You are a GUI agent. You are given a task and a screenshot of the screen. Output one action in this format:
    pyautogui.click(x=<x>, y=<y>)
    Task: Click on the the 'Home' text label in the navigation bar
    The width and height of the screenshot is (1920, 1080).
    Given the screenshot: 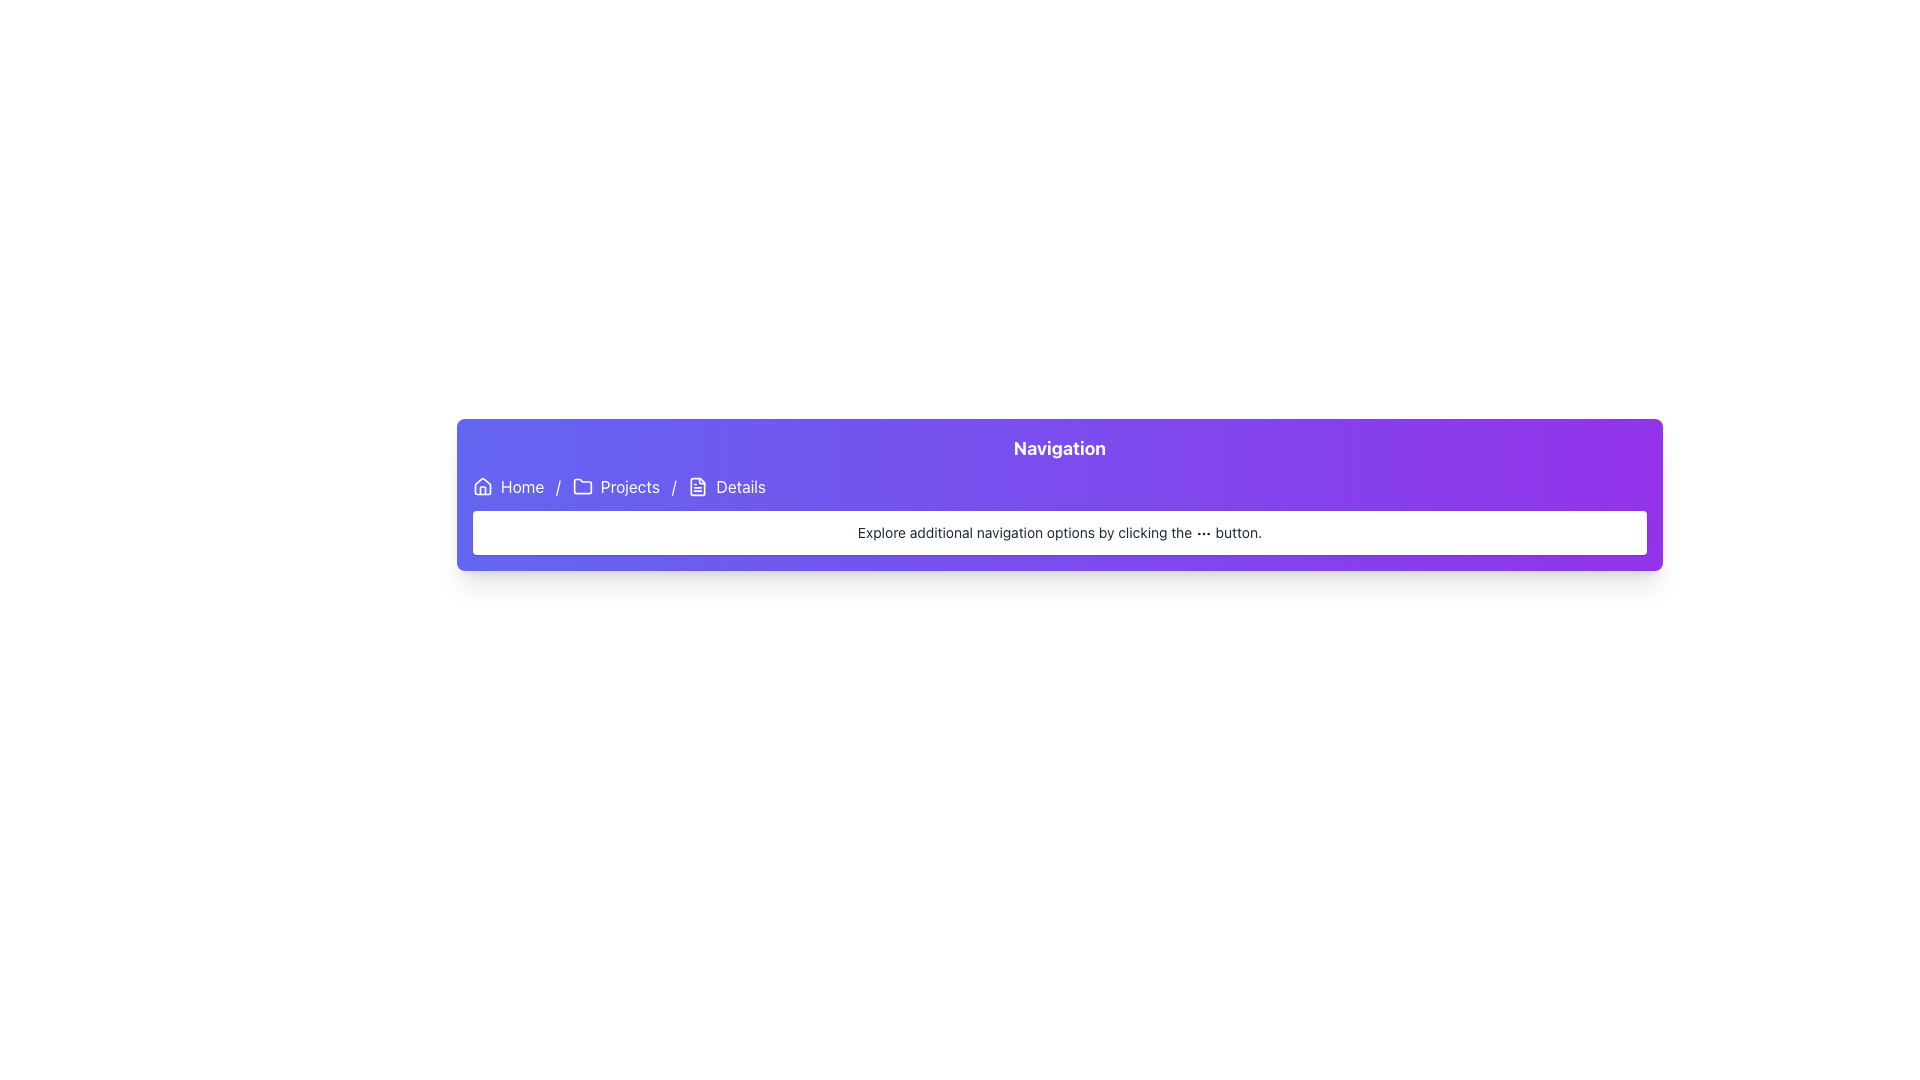 What is the action you would take?
    pyautogui.click(x=522, y=486)
    